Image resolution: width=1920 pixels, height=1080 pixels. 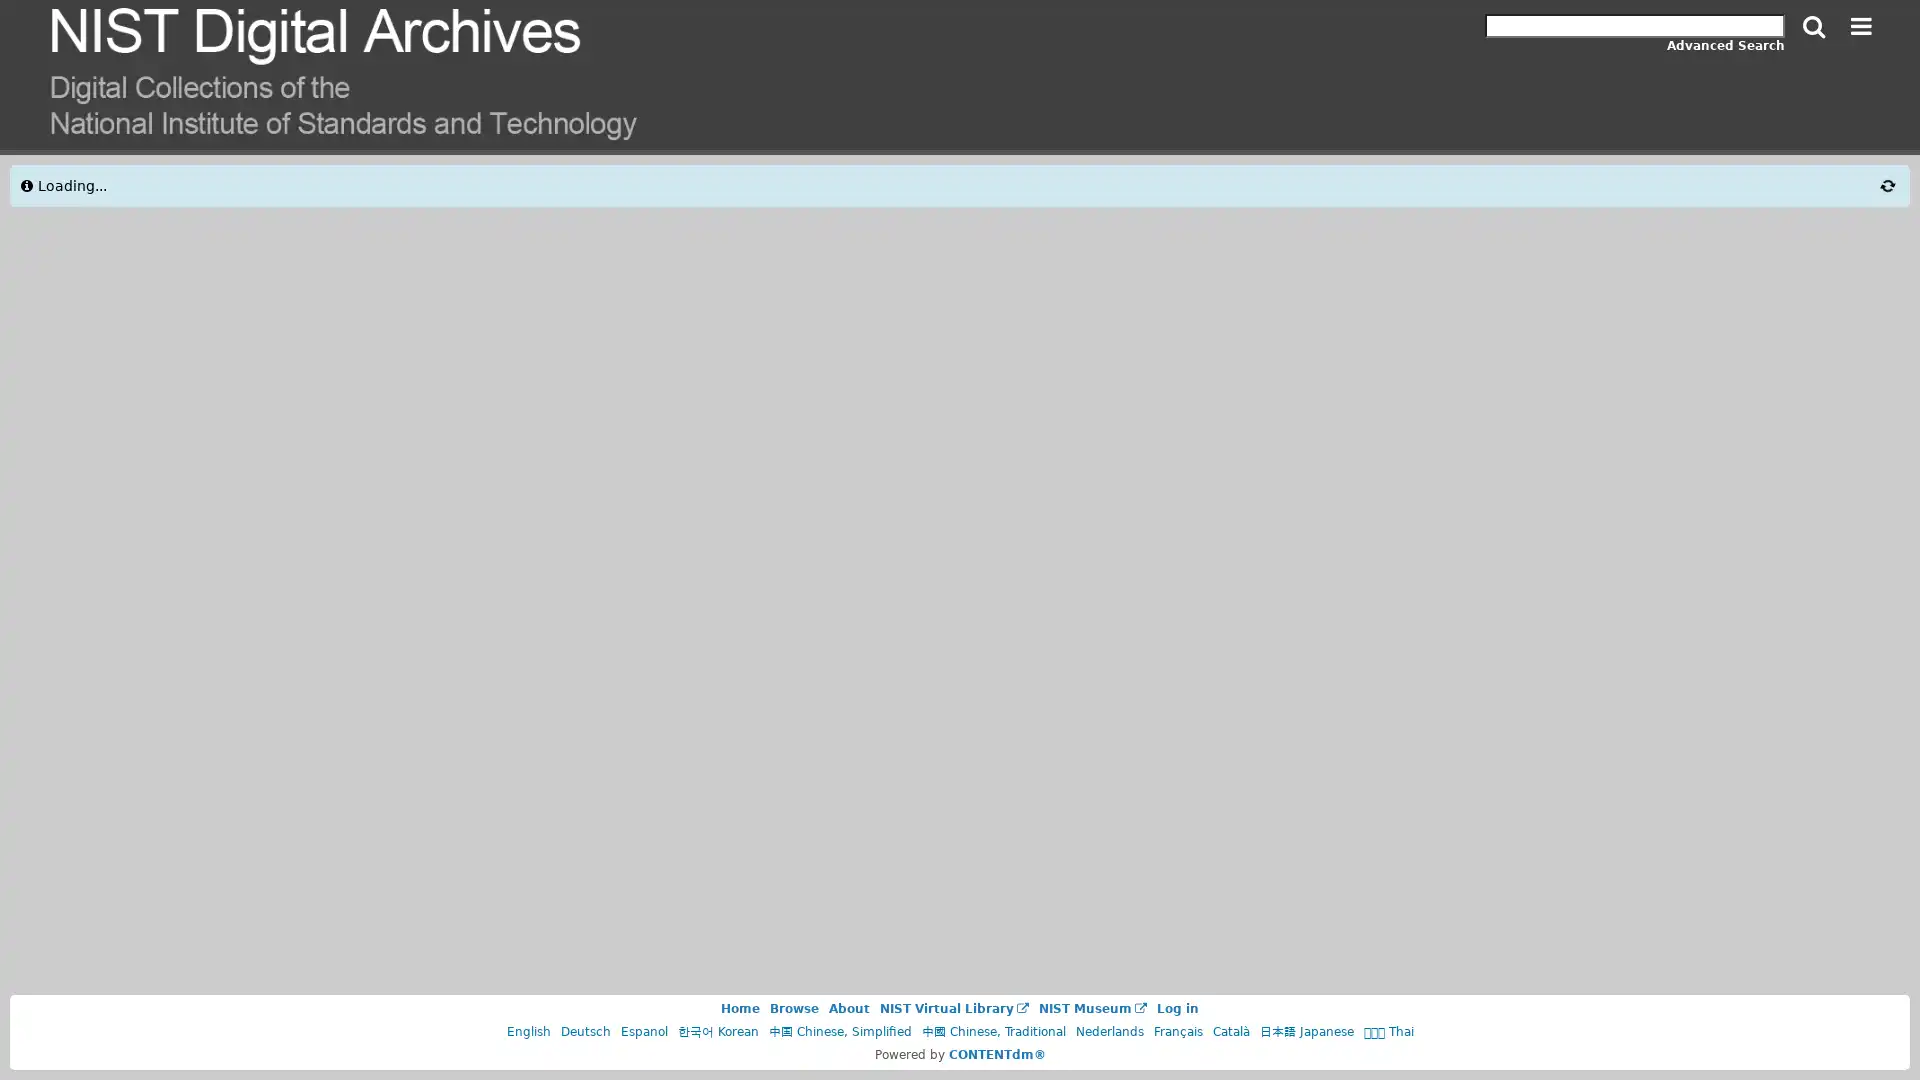 I want to click on Show All, so click(x=242, y=411).